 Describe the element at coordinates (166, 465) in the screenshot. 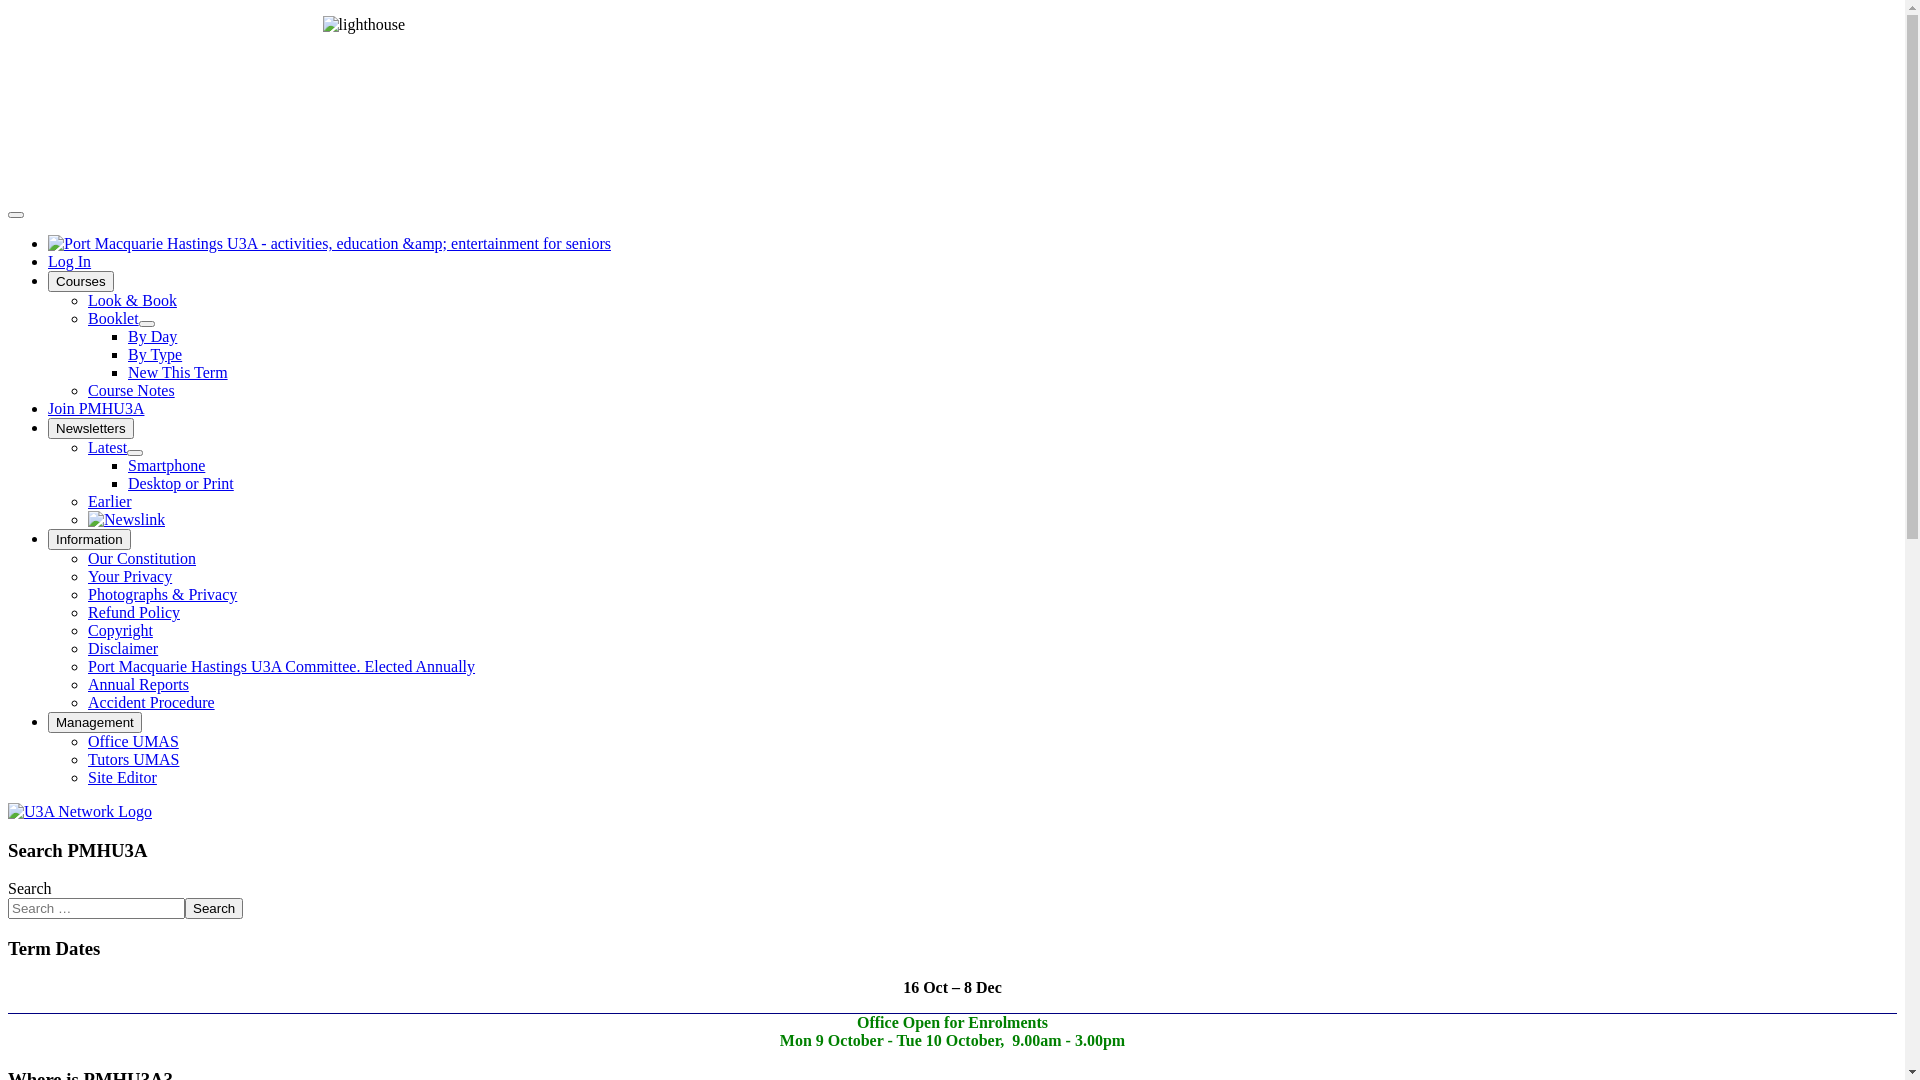

I see `'Smartphone'` at that location.